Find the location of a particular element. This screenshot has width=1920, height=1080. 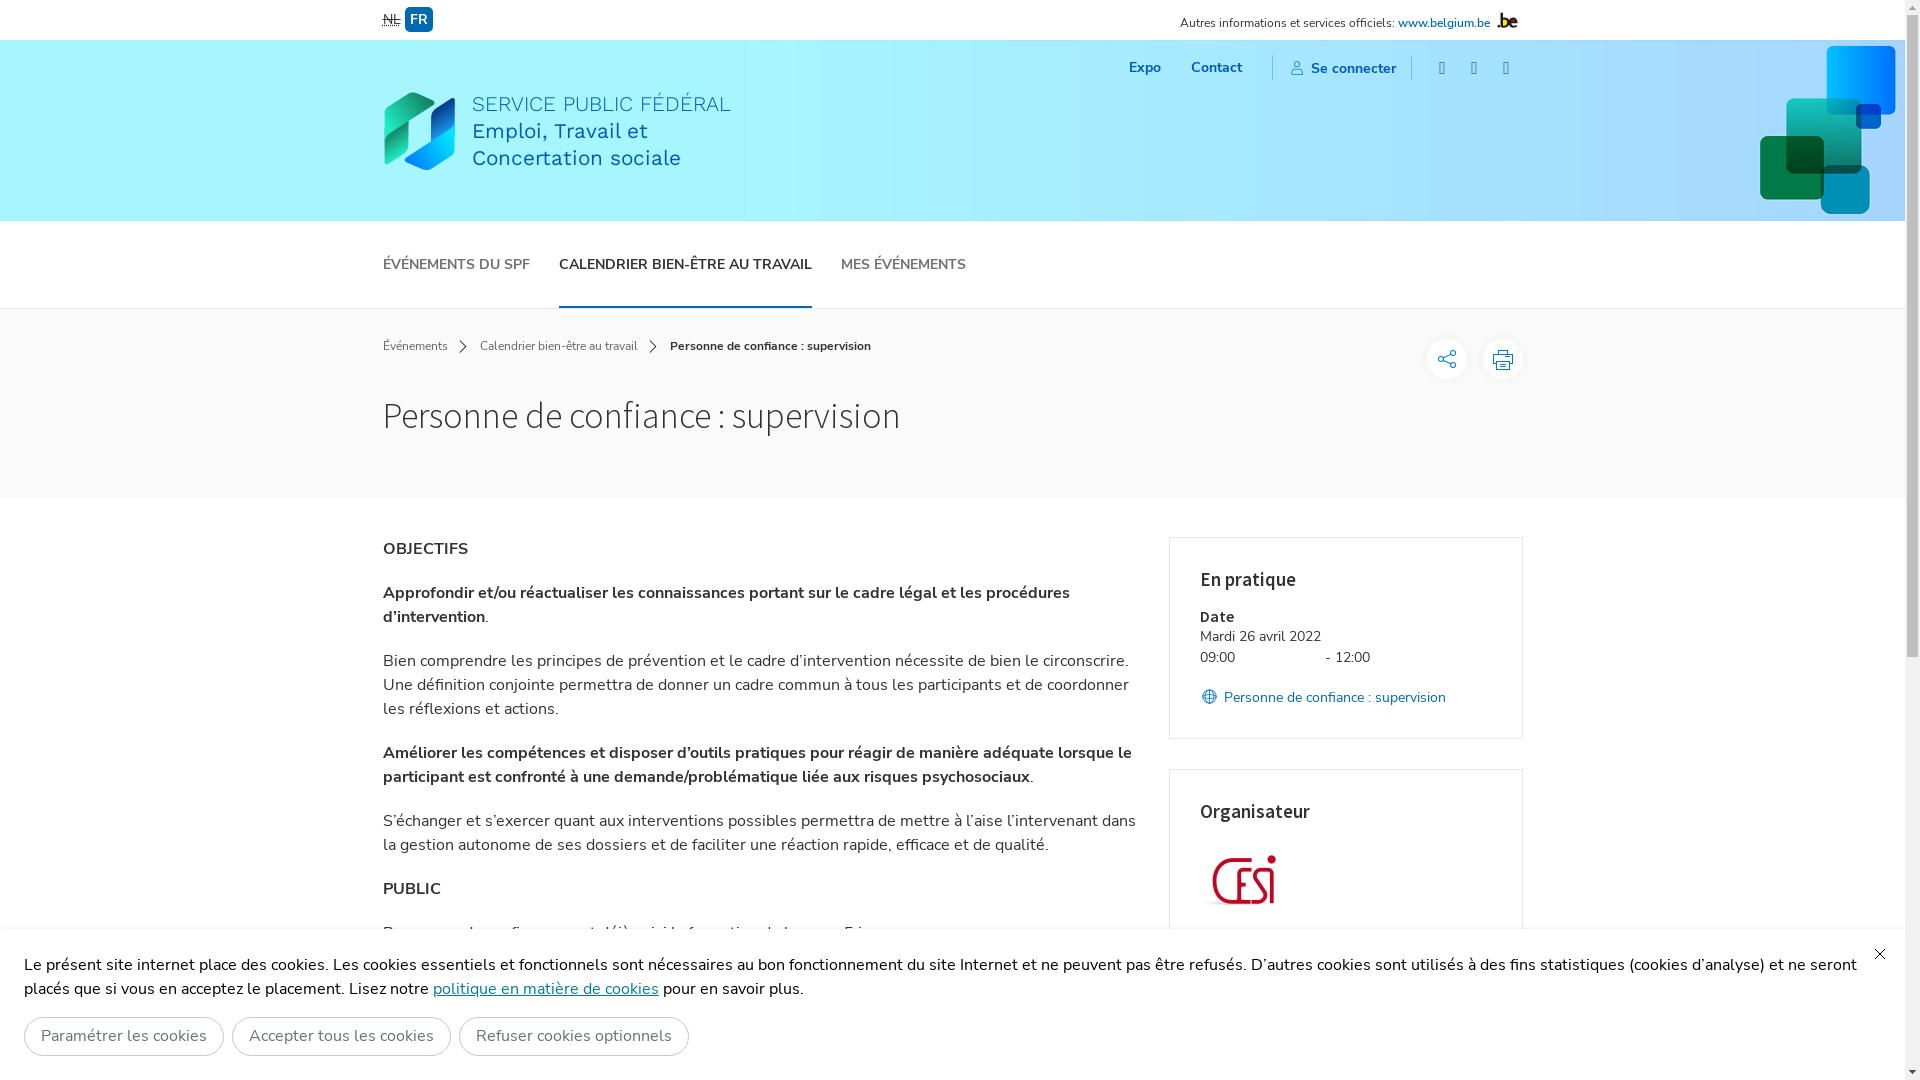

'LinkedIn' is located at coordinates (1507, 67).